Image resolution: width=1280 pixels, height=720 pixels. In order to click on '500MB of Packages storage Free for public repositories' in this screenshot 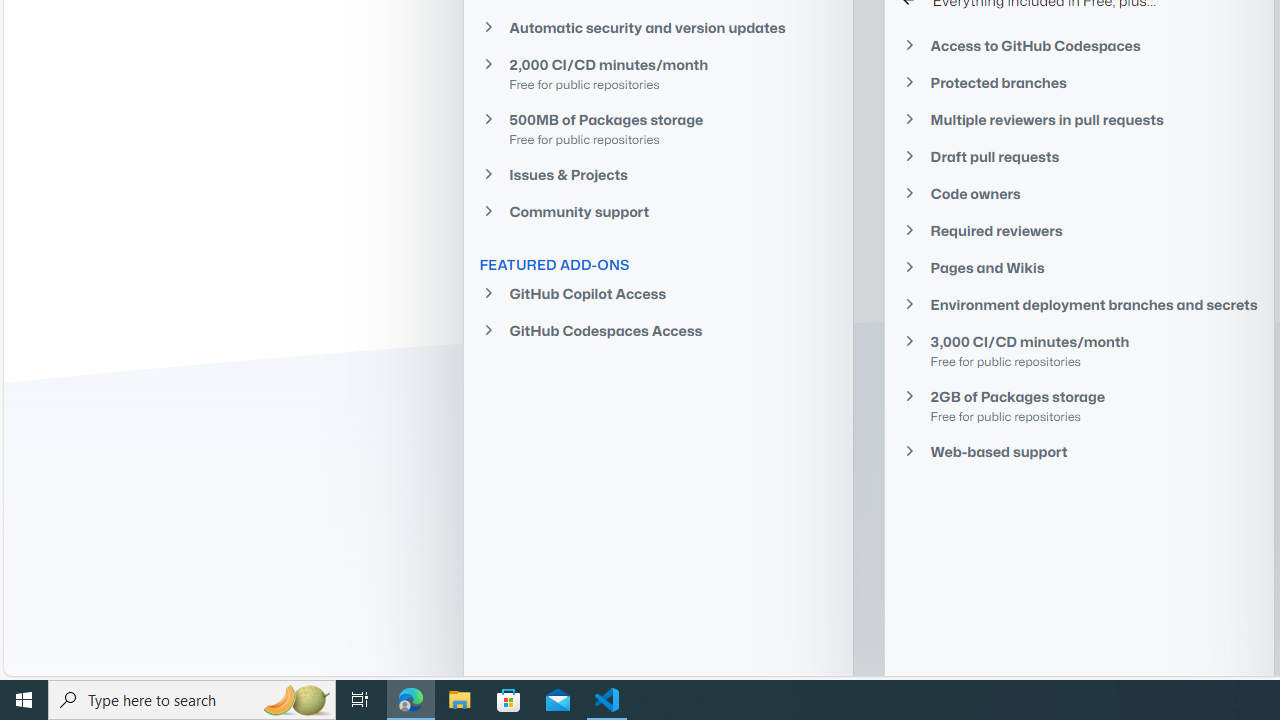, I will do `click(657, 128)`.